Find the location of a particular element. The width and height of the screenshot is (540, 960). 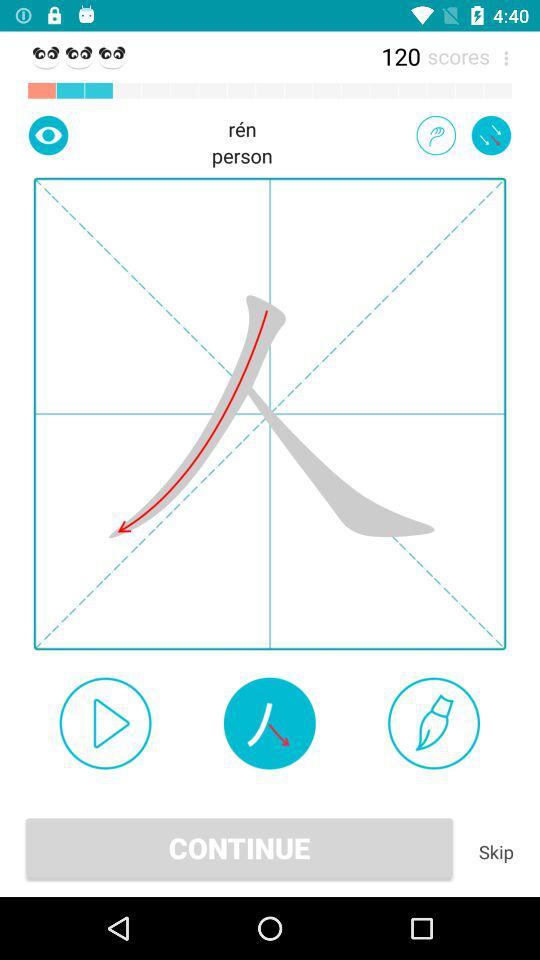

change input is located at coordinates (435, 134).